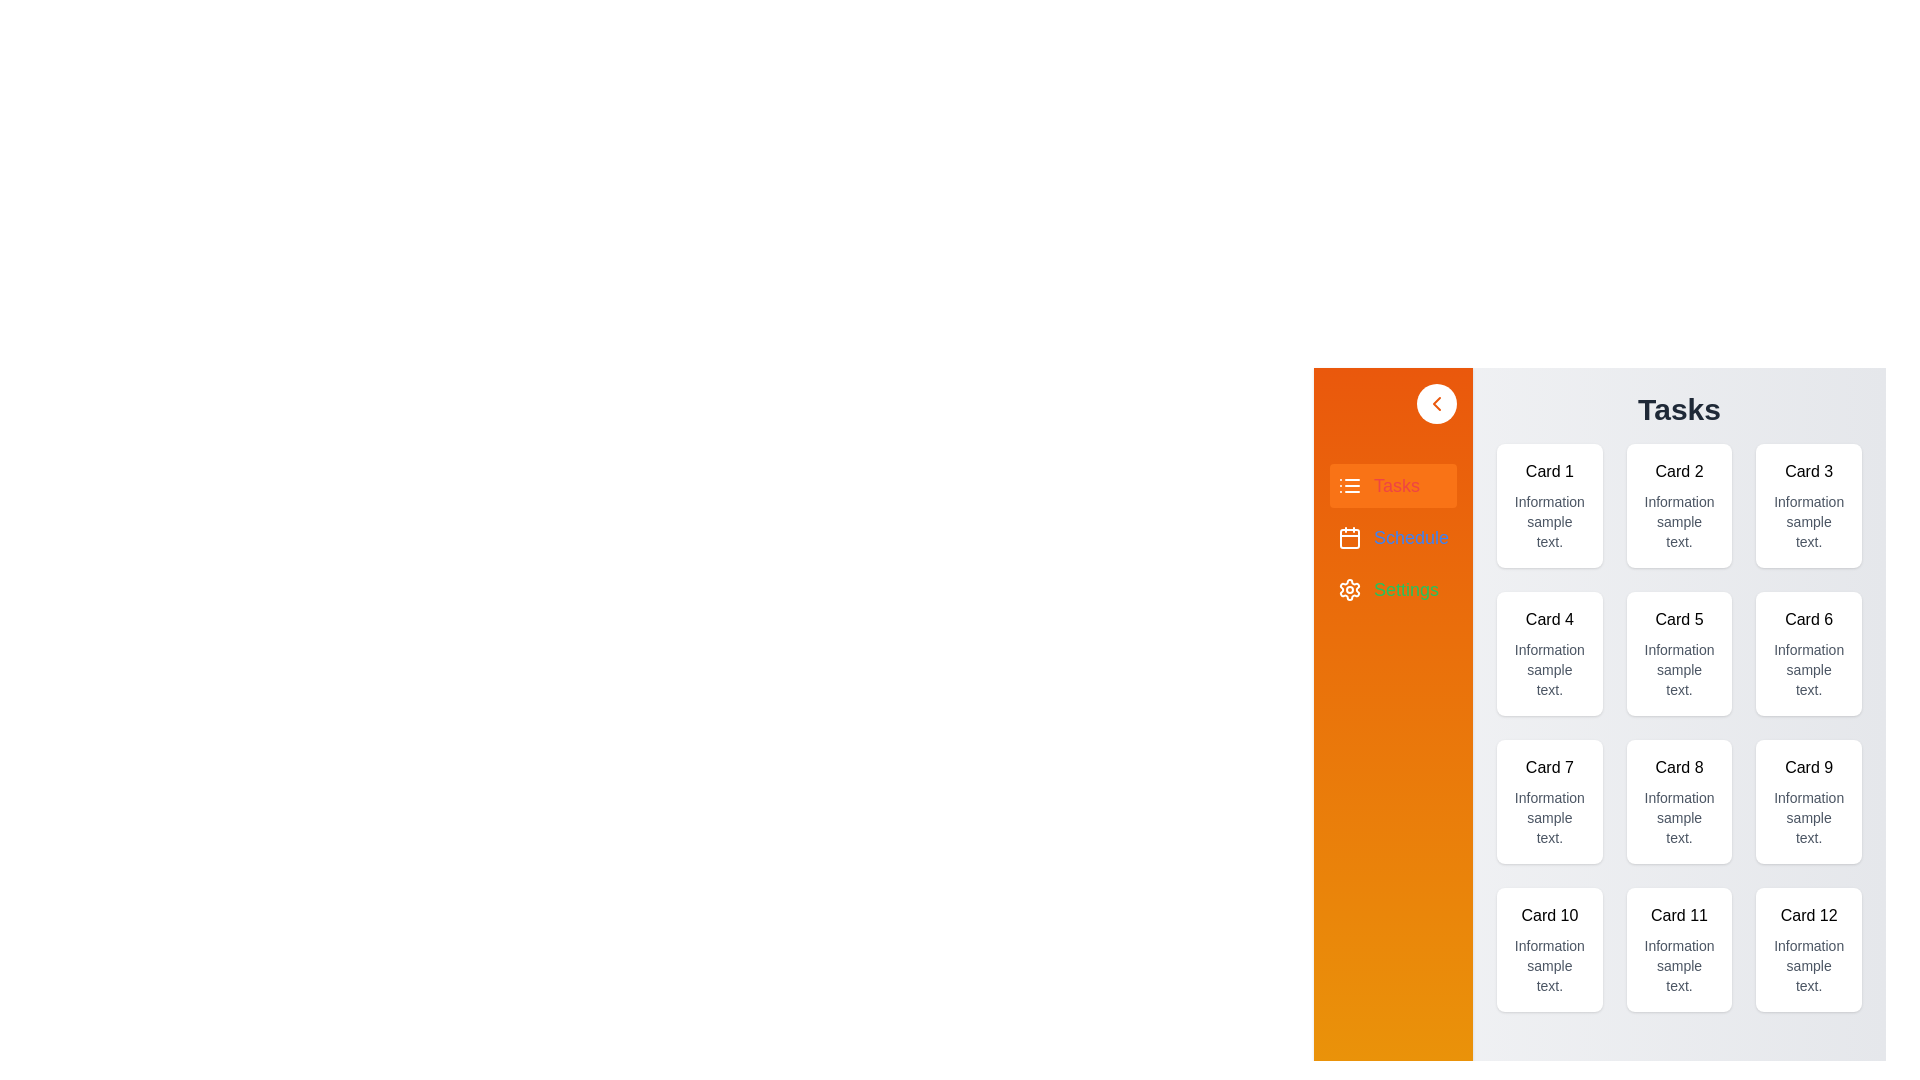 This screenshot has width=1920, height=1080. What do you see at coordinates (1436, 404) in the screenshot?
I see `toggle button to open or close the drawer` at bounding box center [1436, 404].